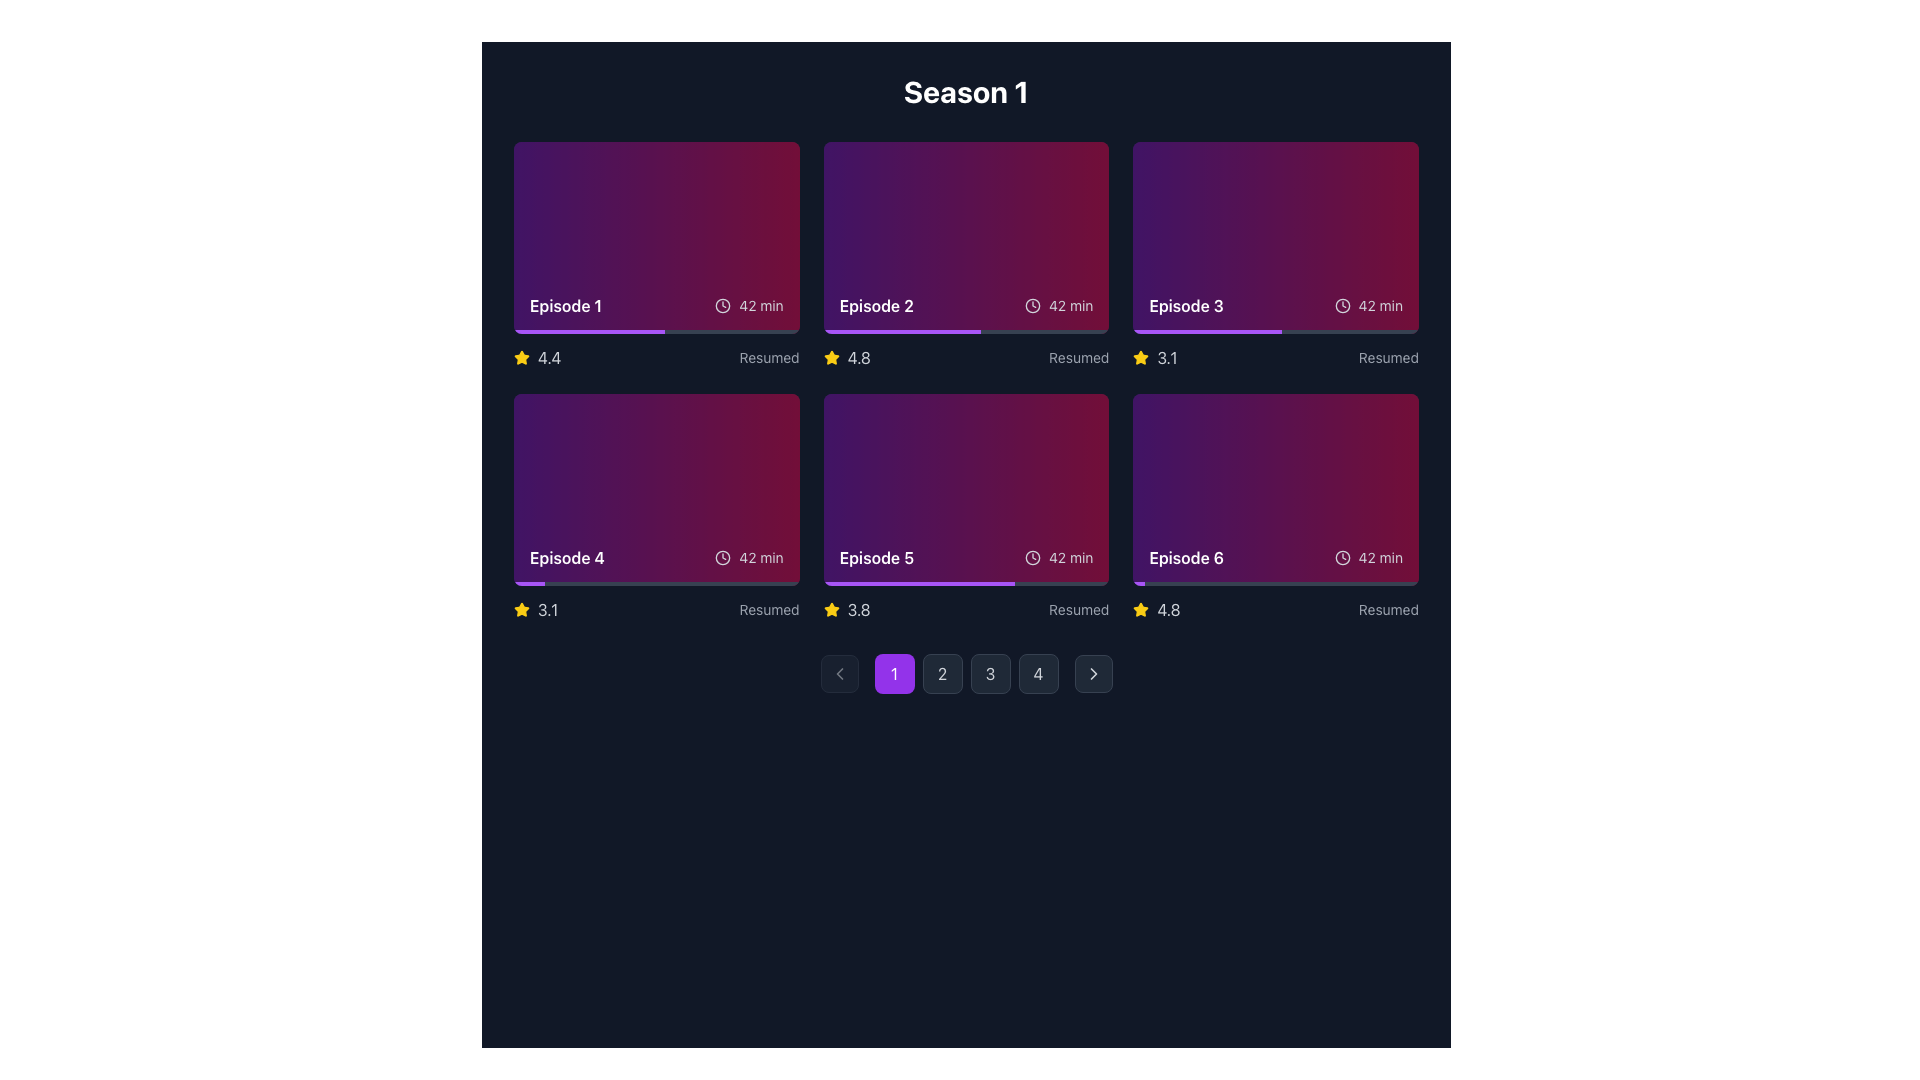 Image resolution: width=1920 pixels, height=1080 pixels. Describe the element at coordinates (549, 357) in the screenshot. I see `the text label displaying the rating value for 'Episode 1', located below its thumbnail and next to a star icon` at that location.